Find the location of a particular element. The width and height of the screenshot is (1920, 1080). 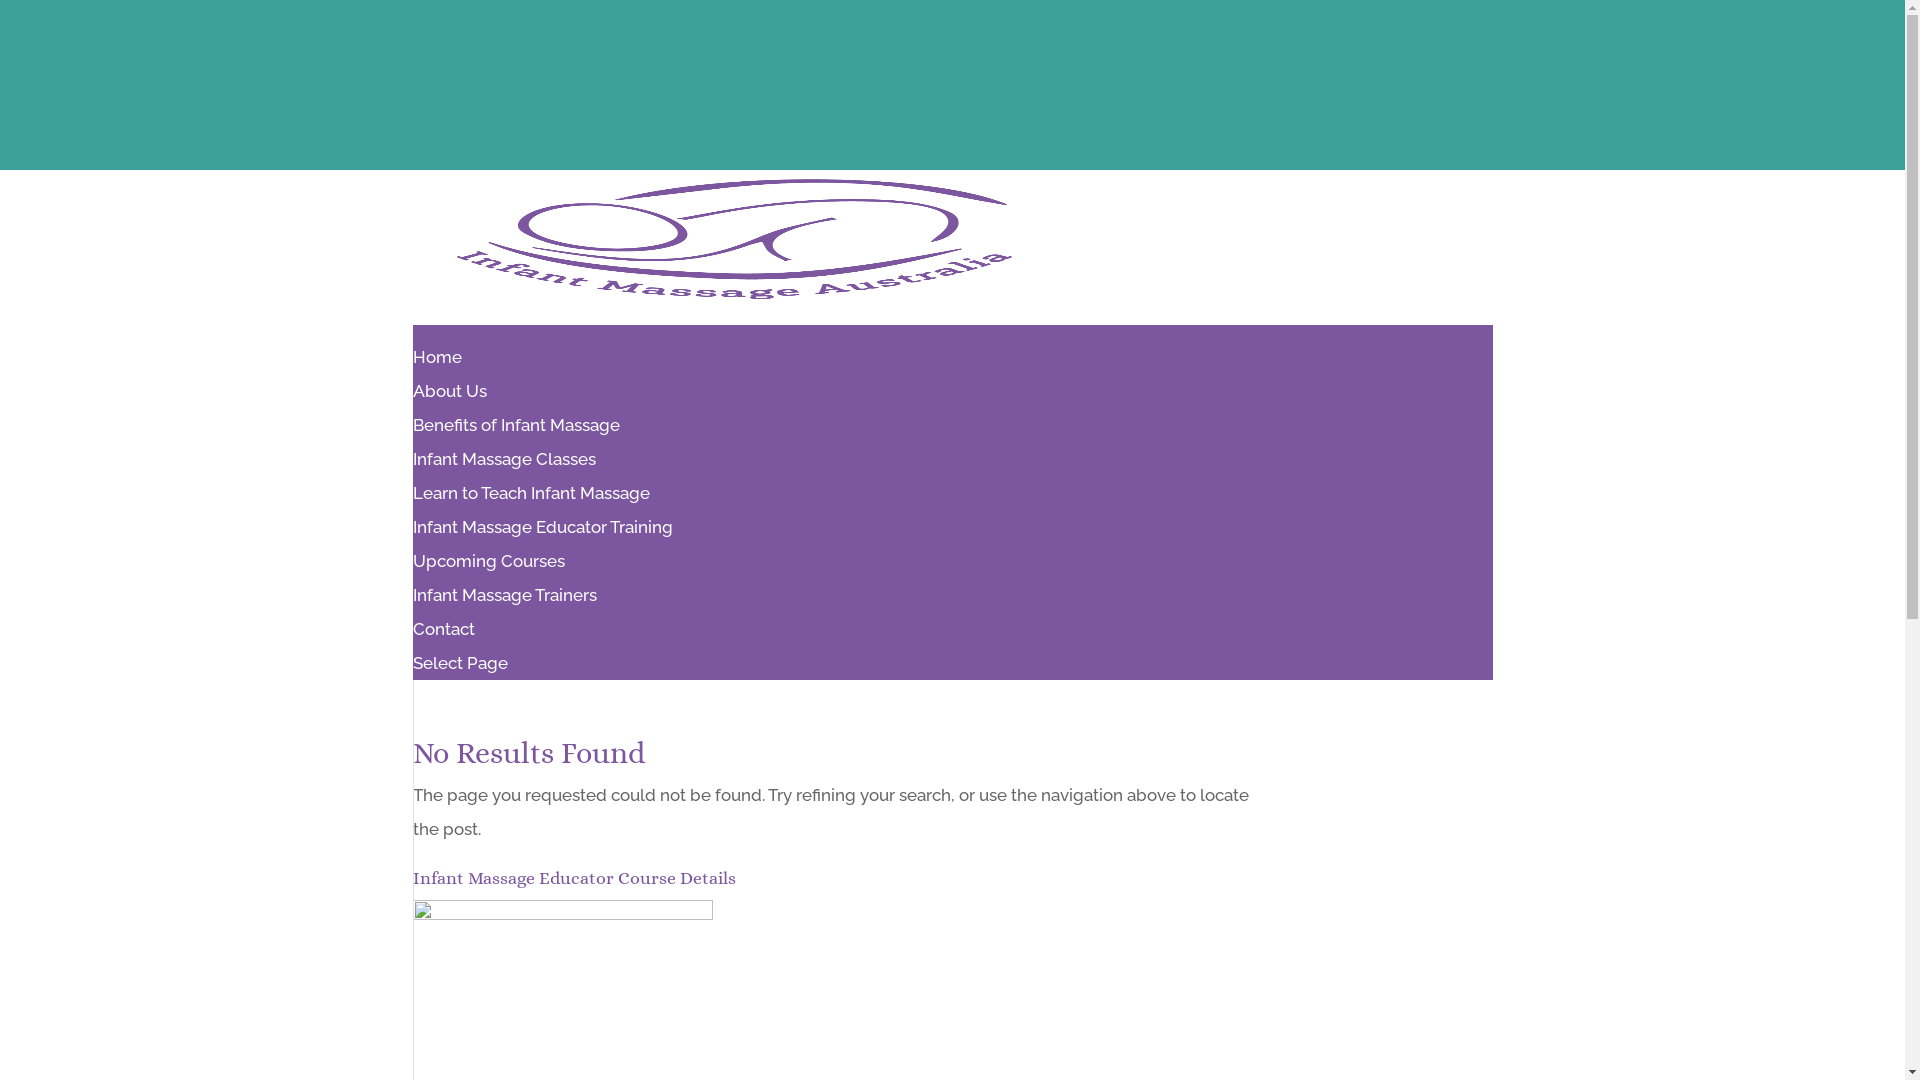

'Infant Massage Trainers' is located at coordinates (504, 593).